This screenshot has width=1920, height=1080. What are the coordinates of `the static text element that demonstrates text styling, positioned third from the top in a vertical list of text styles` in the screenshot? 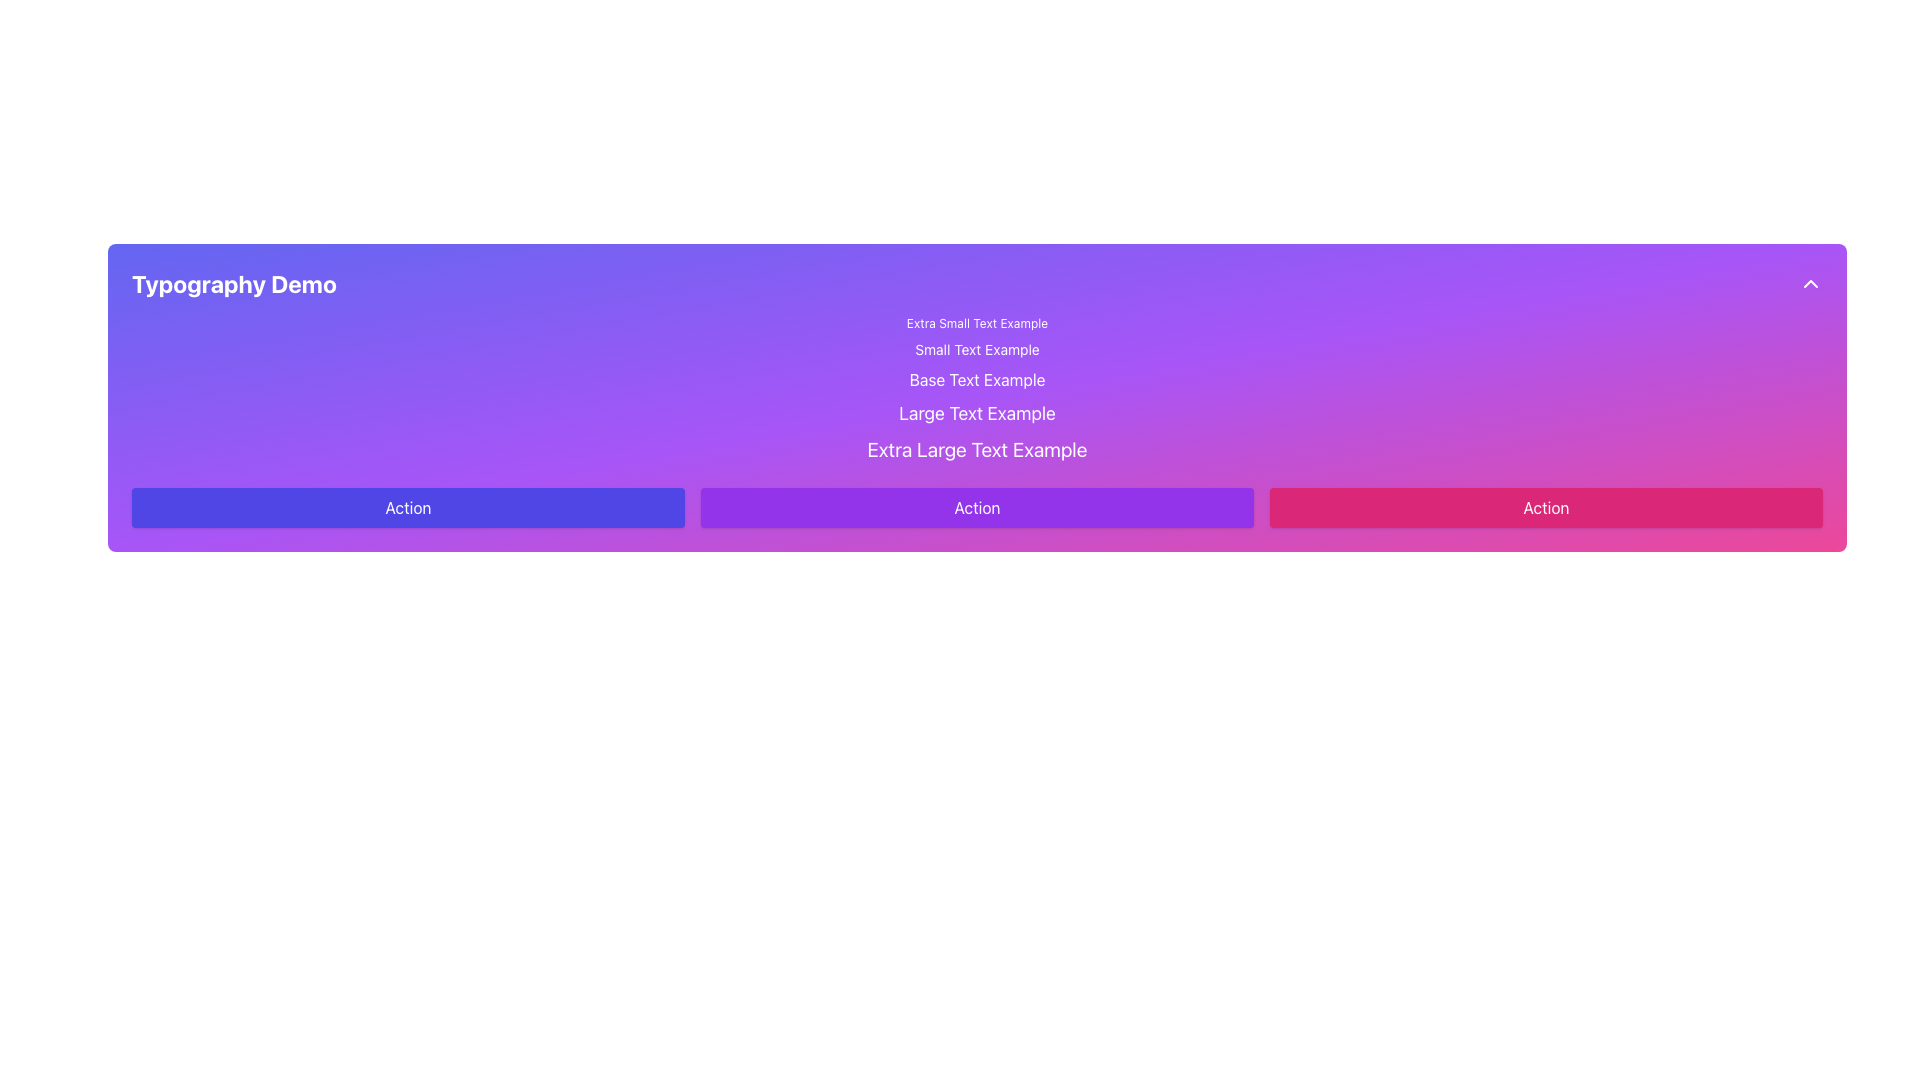 It's located at (977, 380).